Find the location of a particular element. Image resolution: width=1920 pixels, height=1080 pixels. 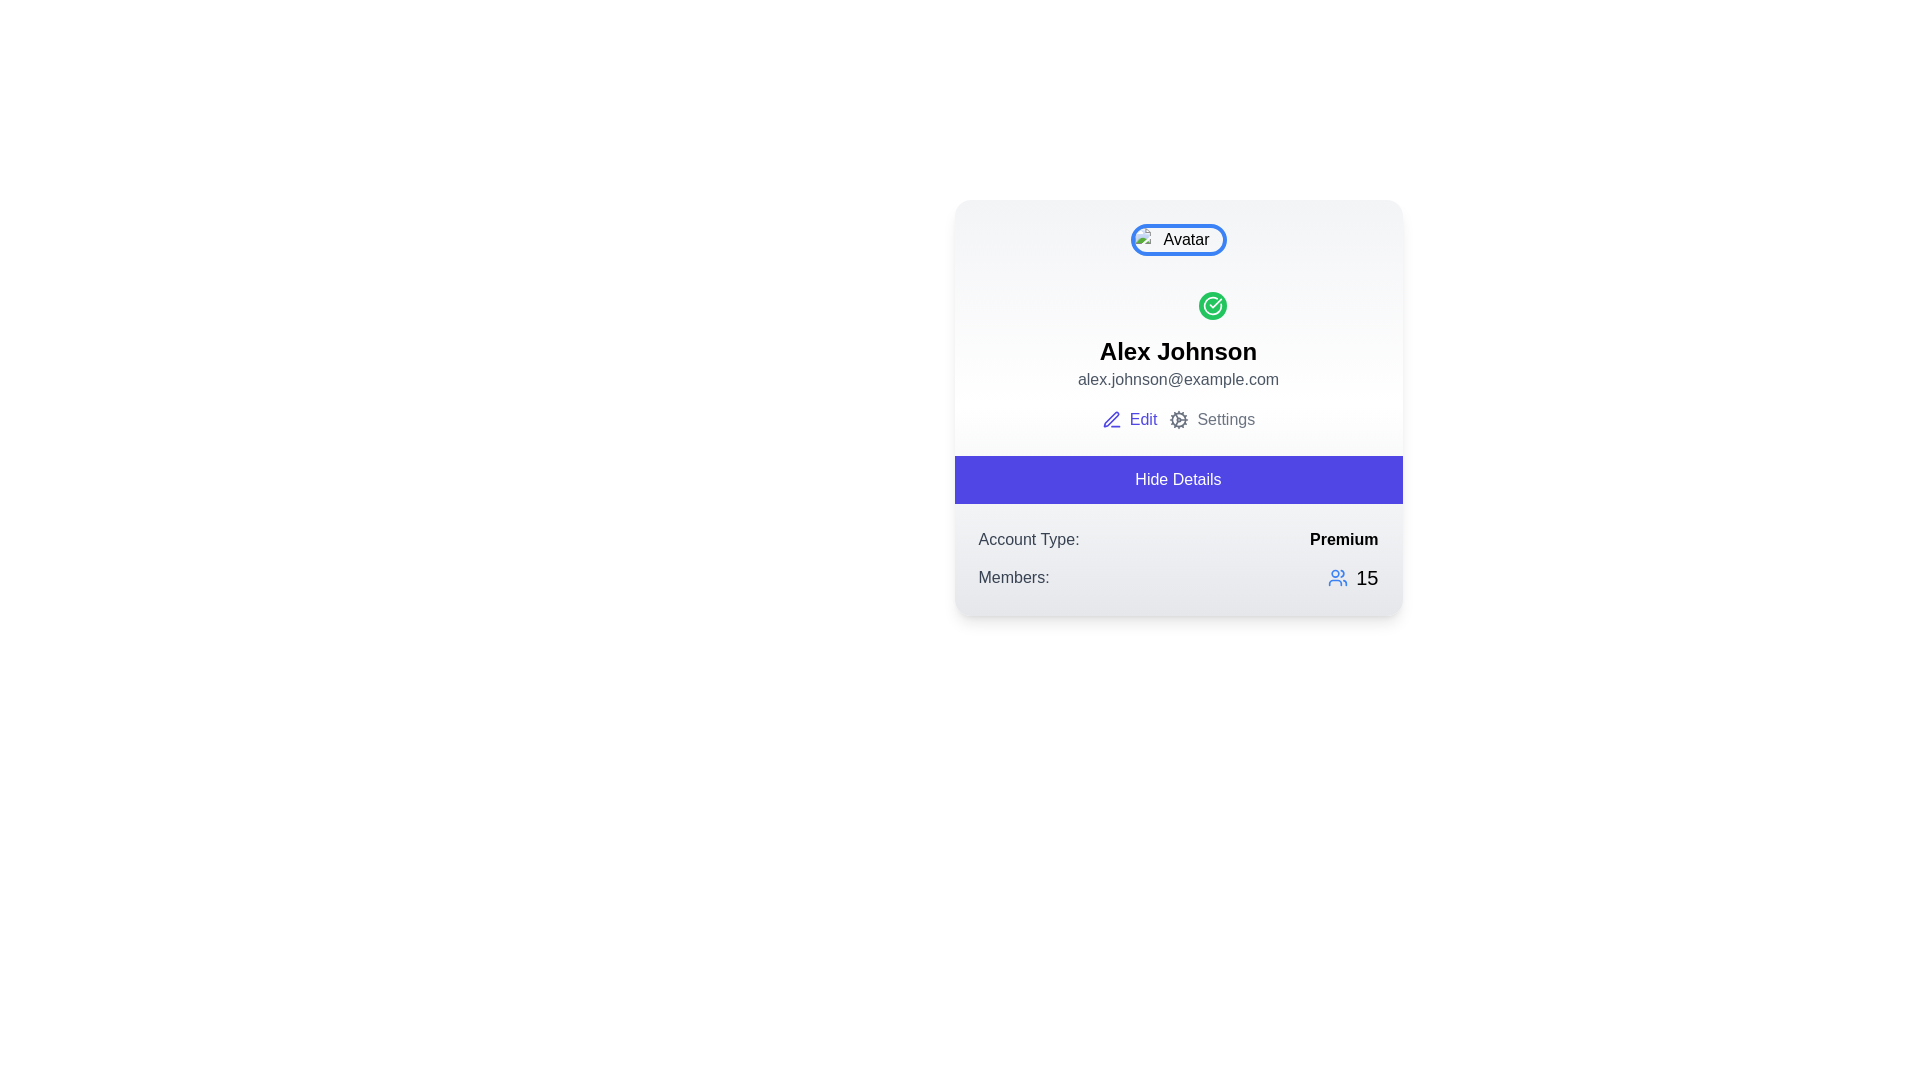

the cogwheel icon representing settings, located adjacent to the text 'Settings' is located at coordinates (1179, 419).